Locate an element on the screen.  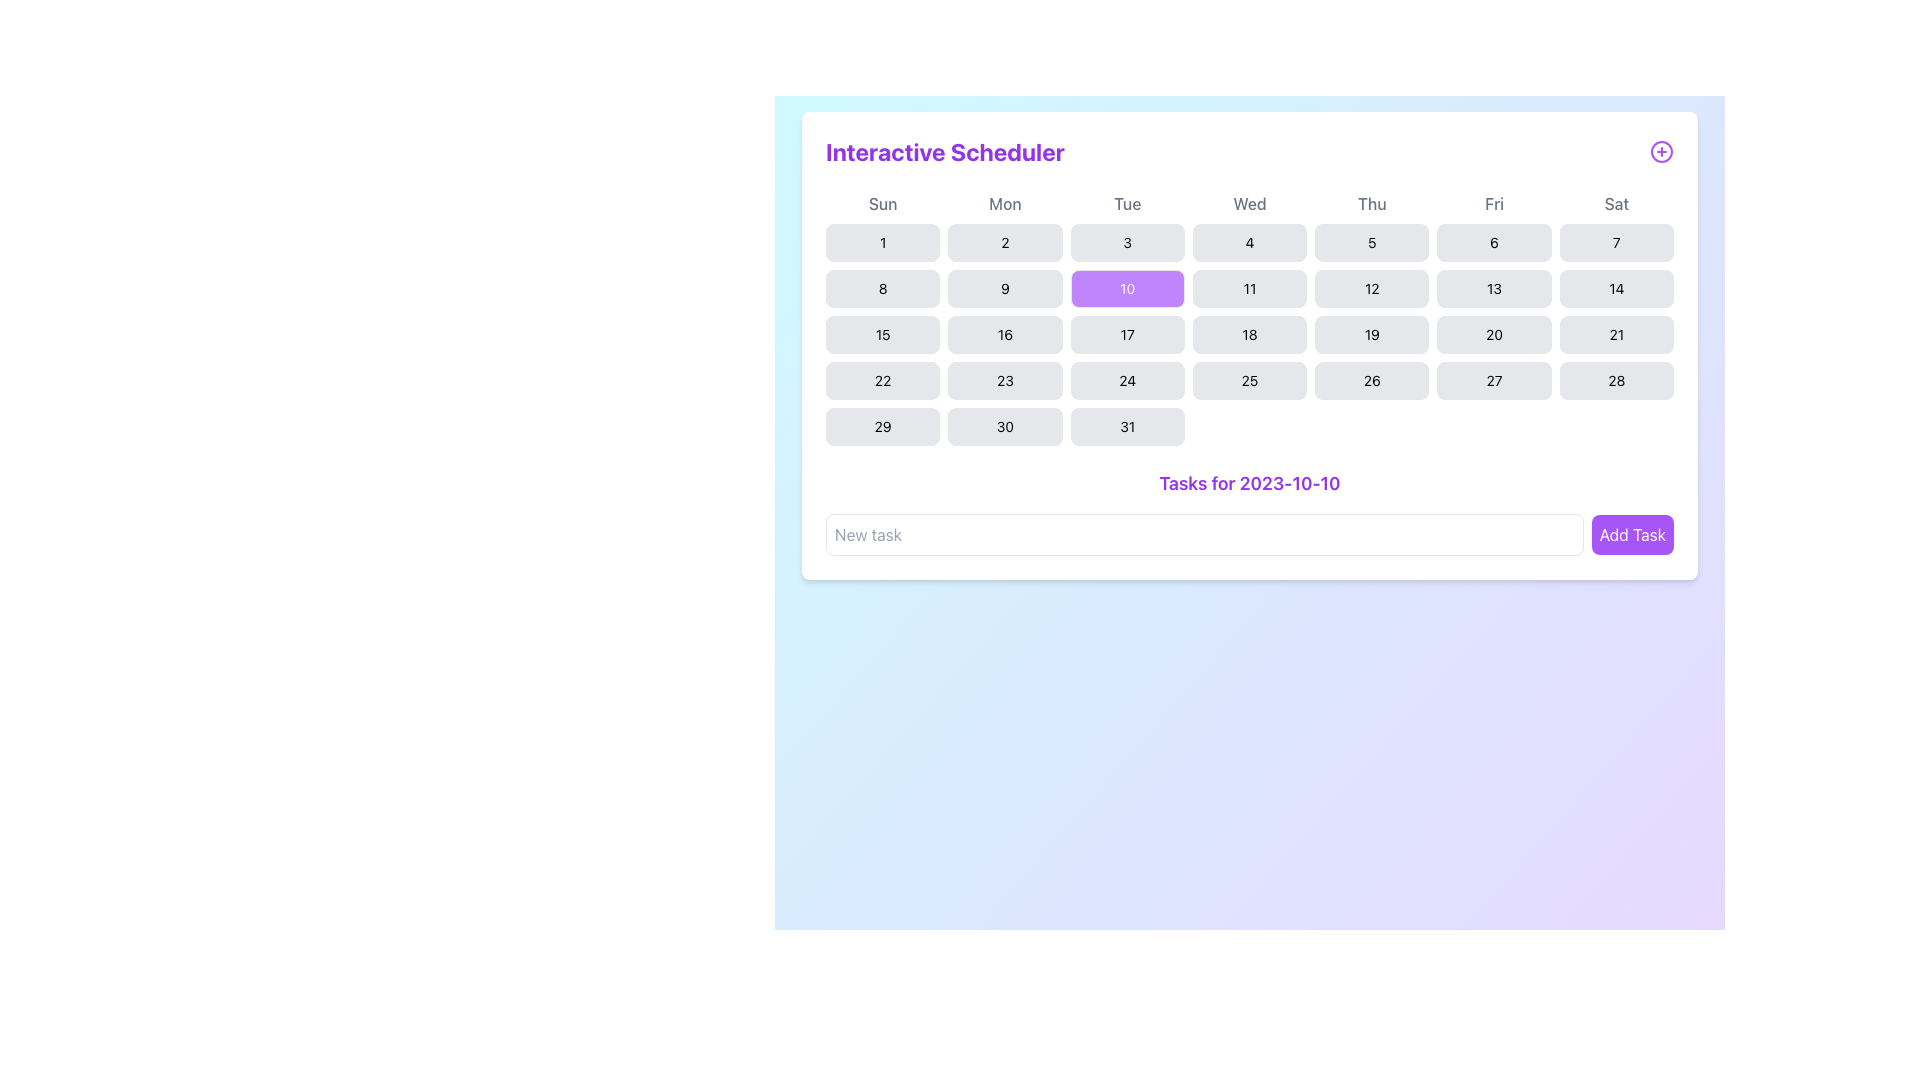
the rounded rectangular button displaying the number '26' is located at coordinates (1371, 381).